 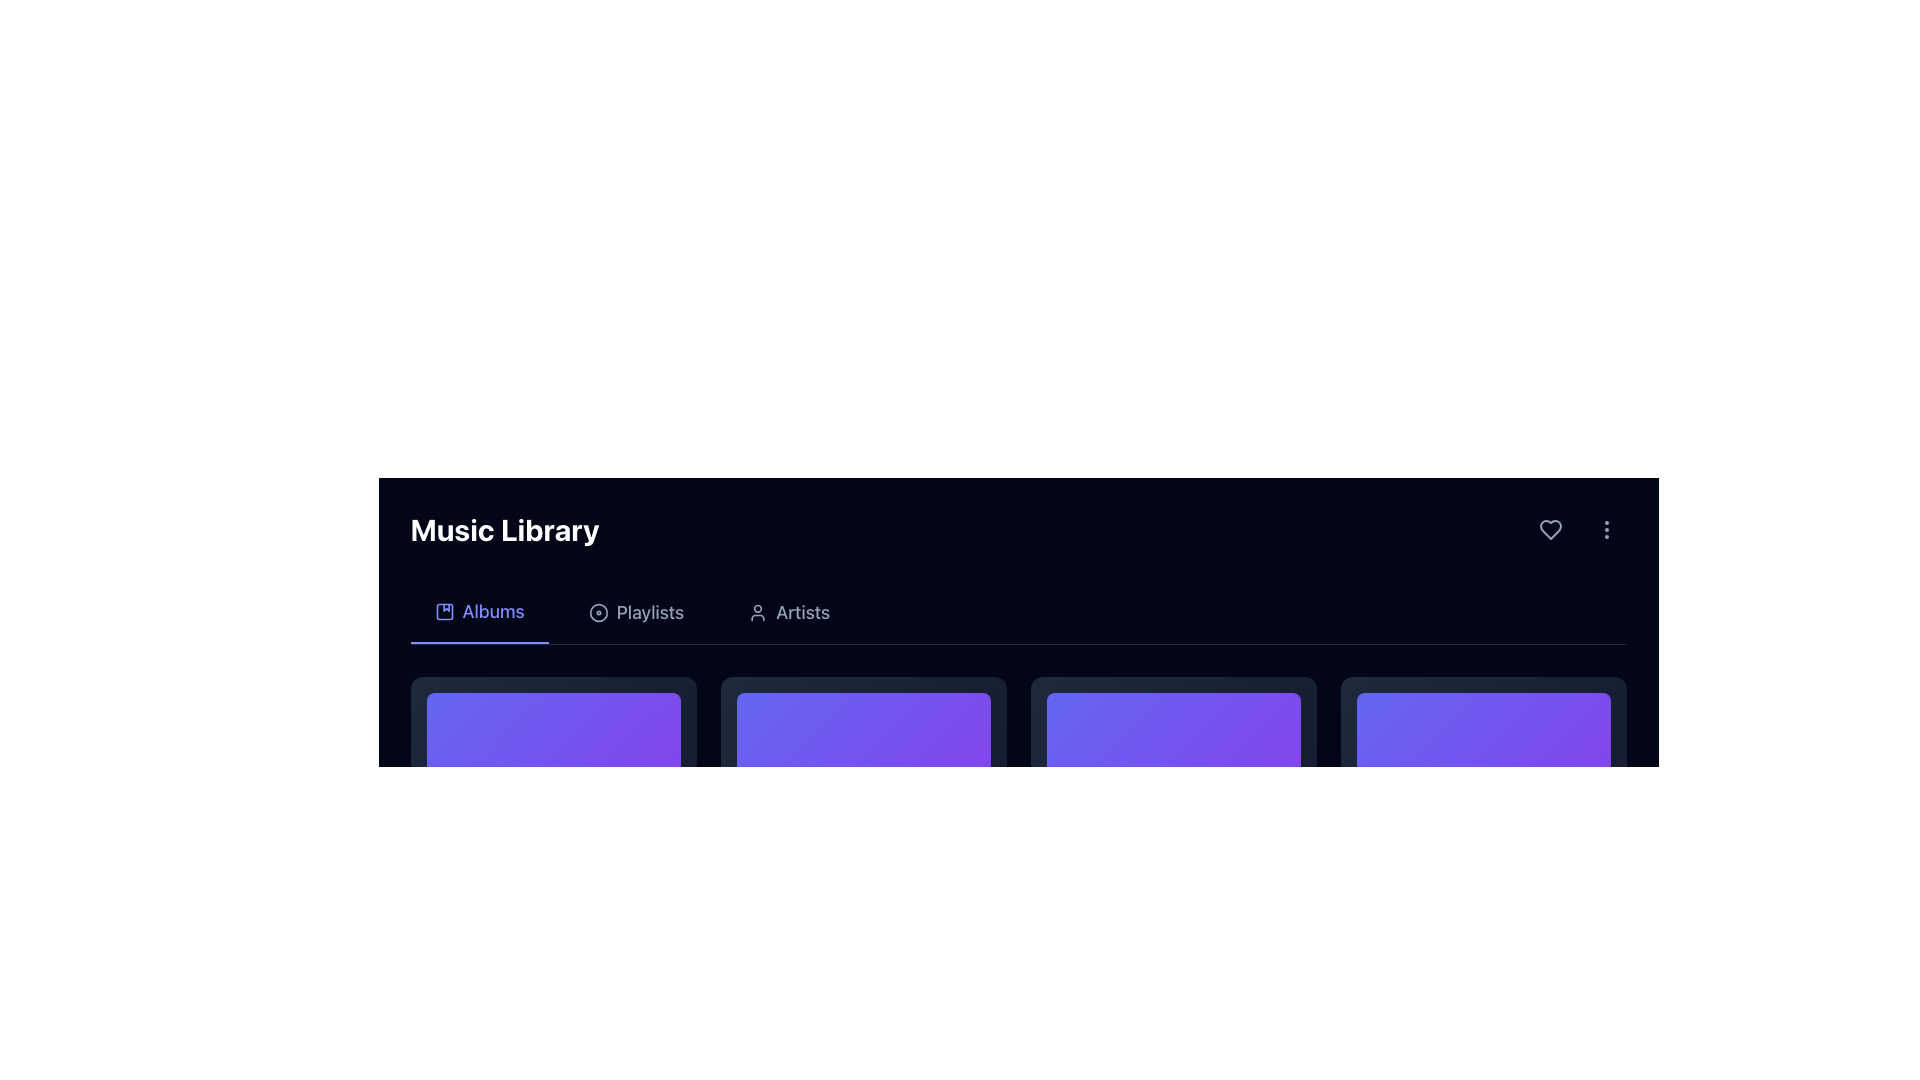 What do you see at coordinates (597, 612) in the screenshot?
I see `the larger circular SVG graphic located in the bottom-right section of the main layout, which serves as a decorative or functional part of the interface` at bounding box center [597, 612].